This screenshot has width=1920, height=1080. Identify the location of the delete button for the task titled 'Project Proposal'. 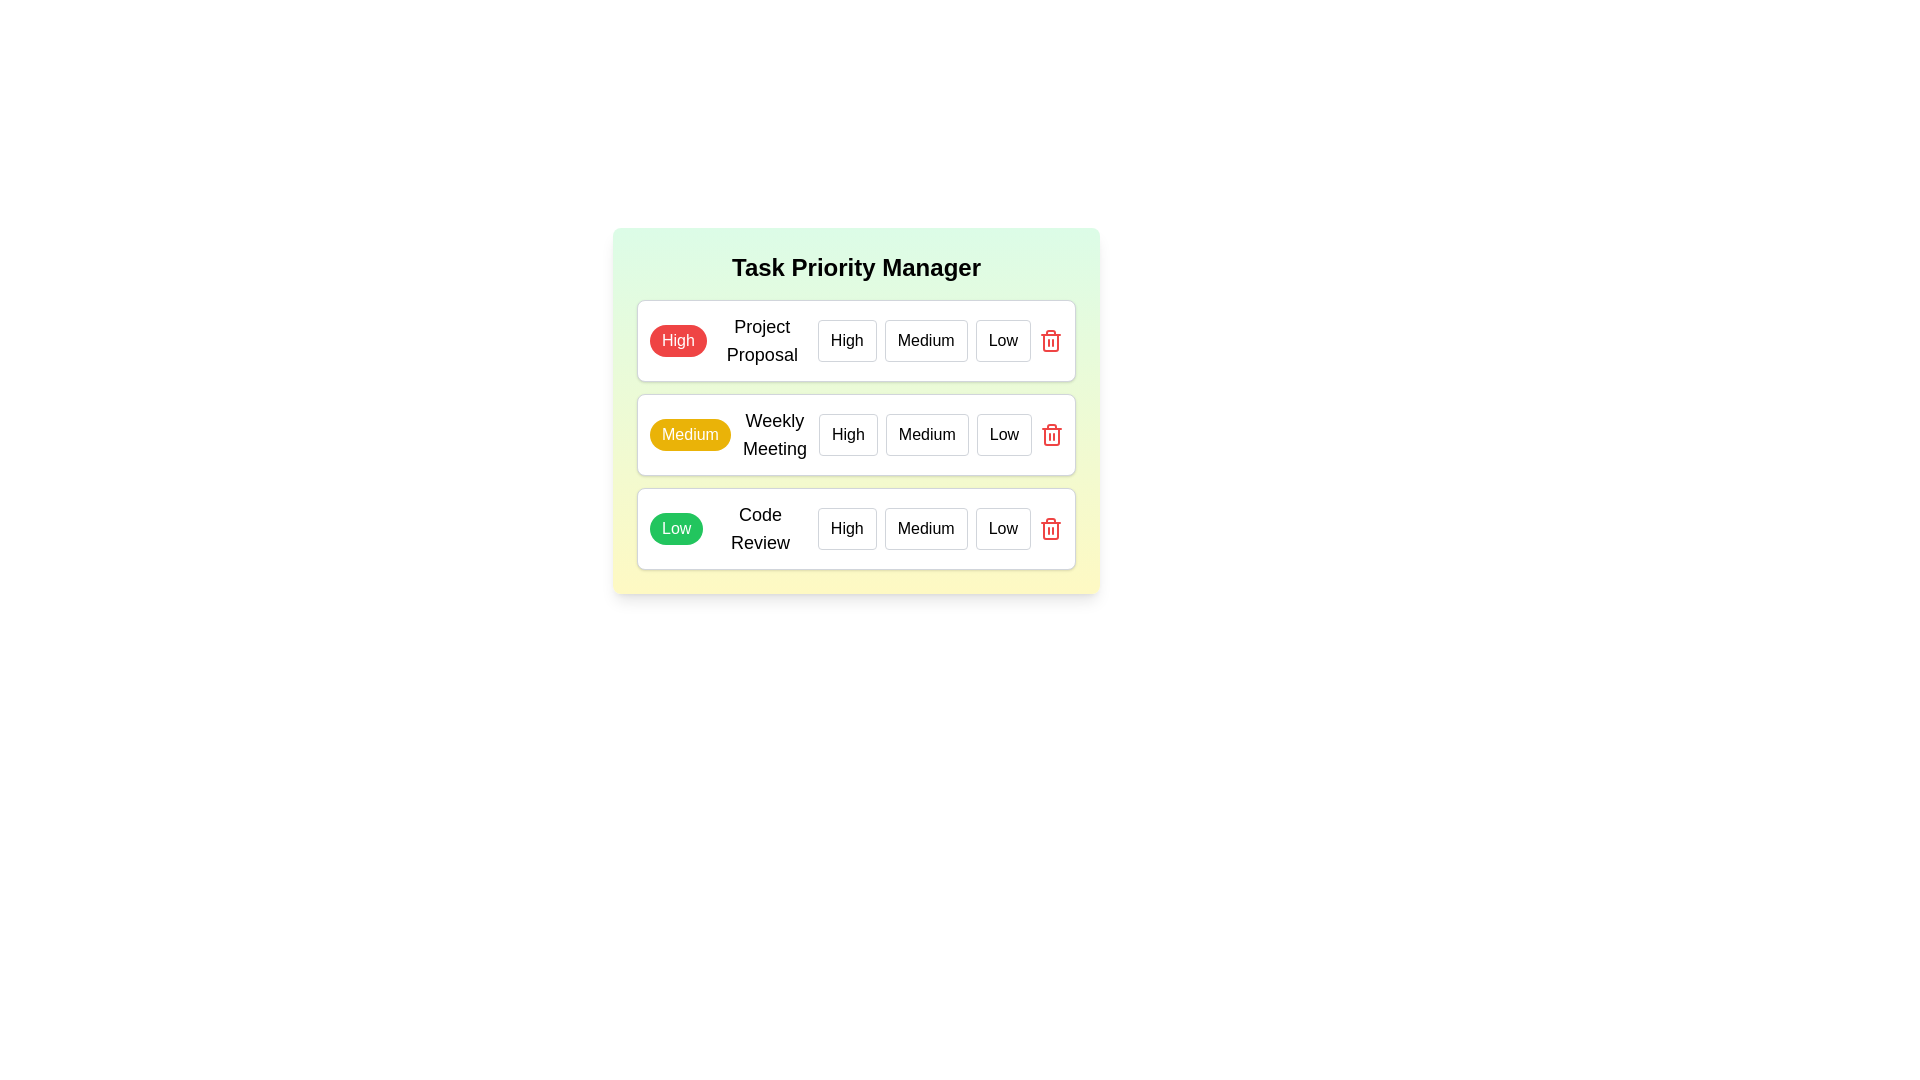
(1050, 339).